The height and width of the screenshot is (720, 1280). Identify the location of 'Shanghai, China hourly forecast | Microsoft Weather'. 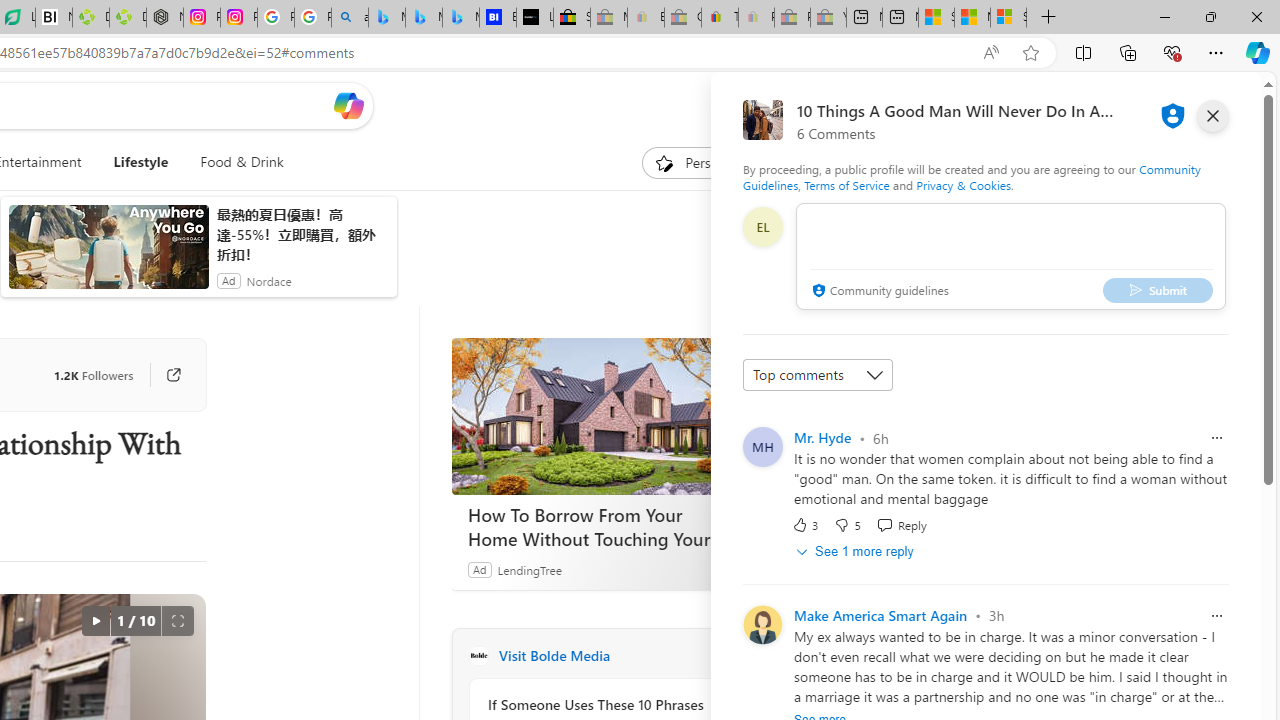
(935, 17).